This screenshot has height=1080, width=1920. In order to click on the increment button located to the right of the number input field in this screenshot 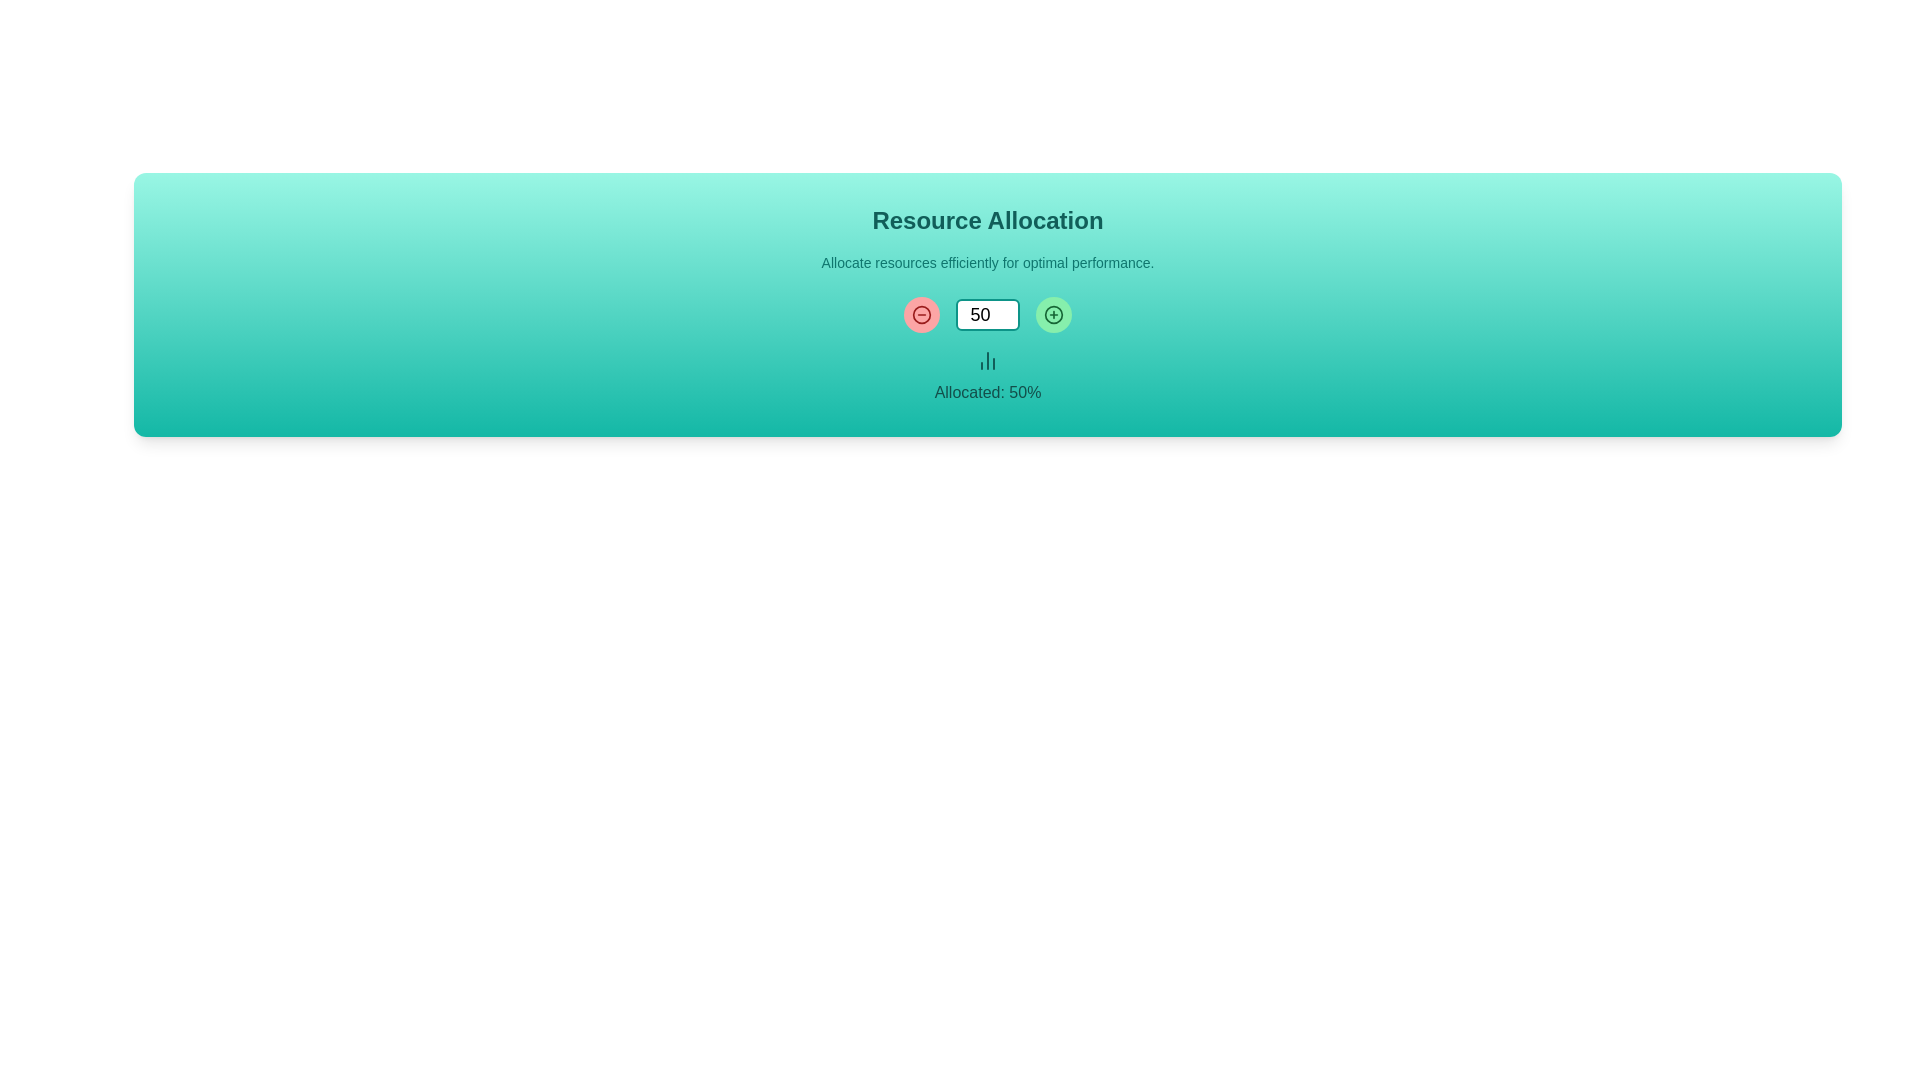, I will do `click(1053, 315)`.